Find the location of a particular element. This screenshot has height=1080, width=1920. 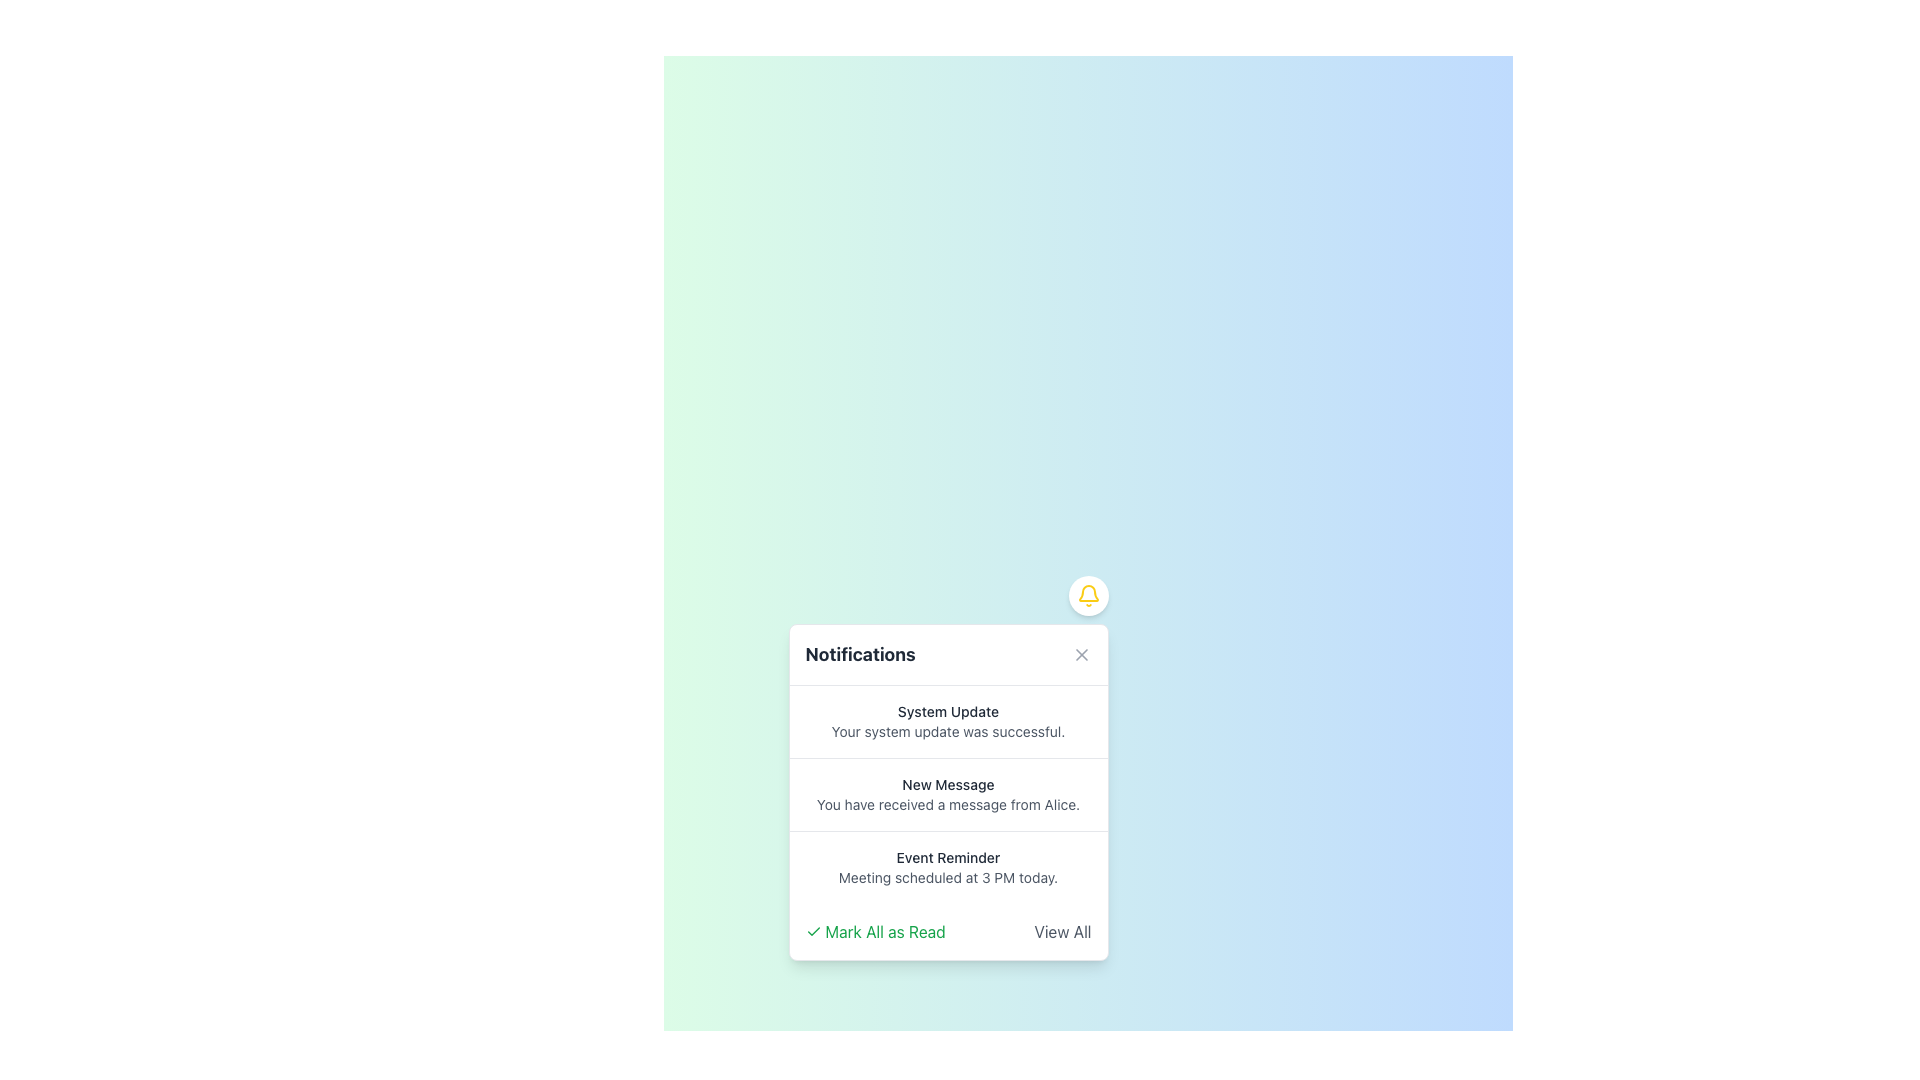

the 'Event Reminder' notification element, which features bold dark text and lighter gray subtext, positioned in the Notifications section is located at coordinates (947, 866).